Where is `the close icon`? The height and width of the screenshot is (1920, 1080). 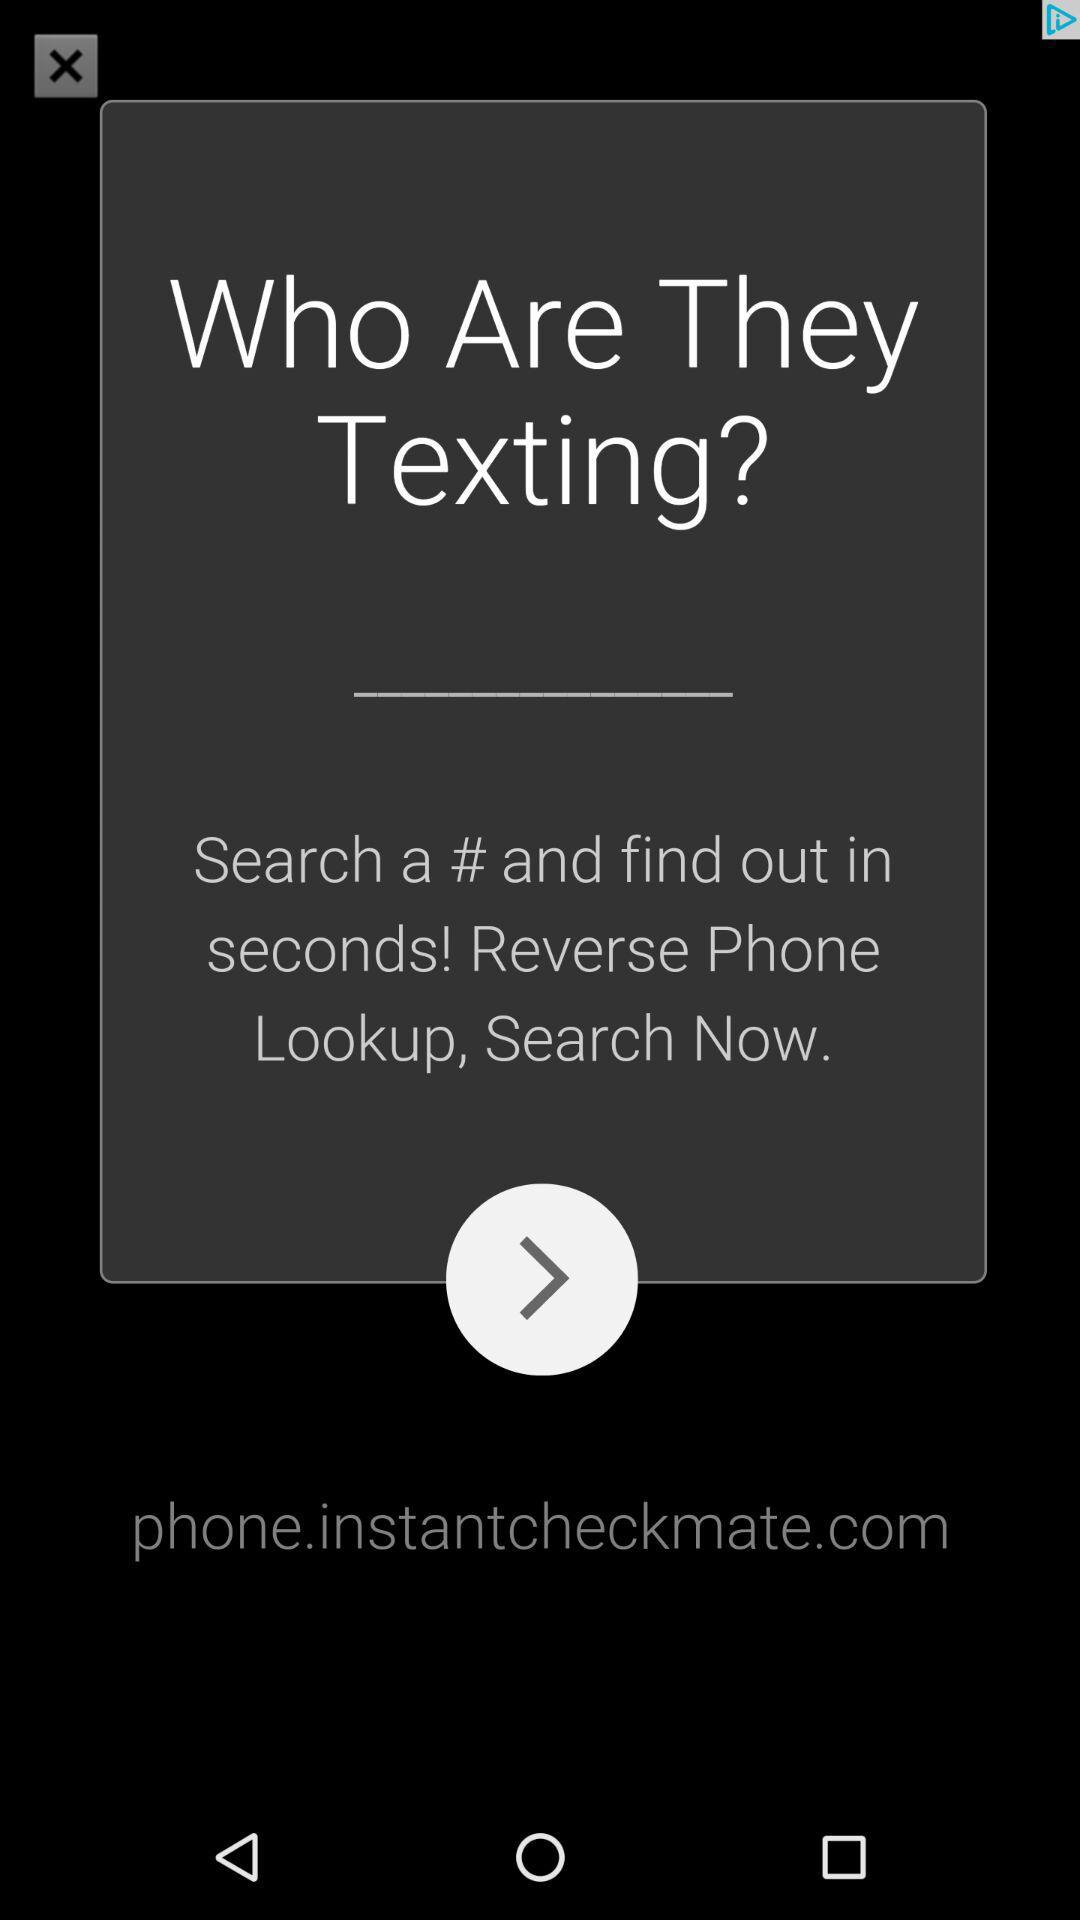
the close icon is located at coordinates (64, 70).